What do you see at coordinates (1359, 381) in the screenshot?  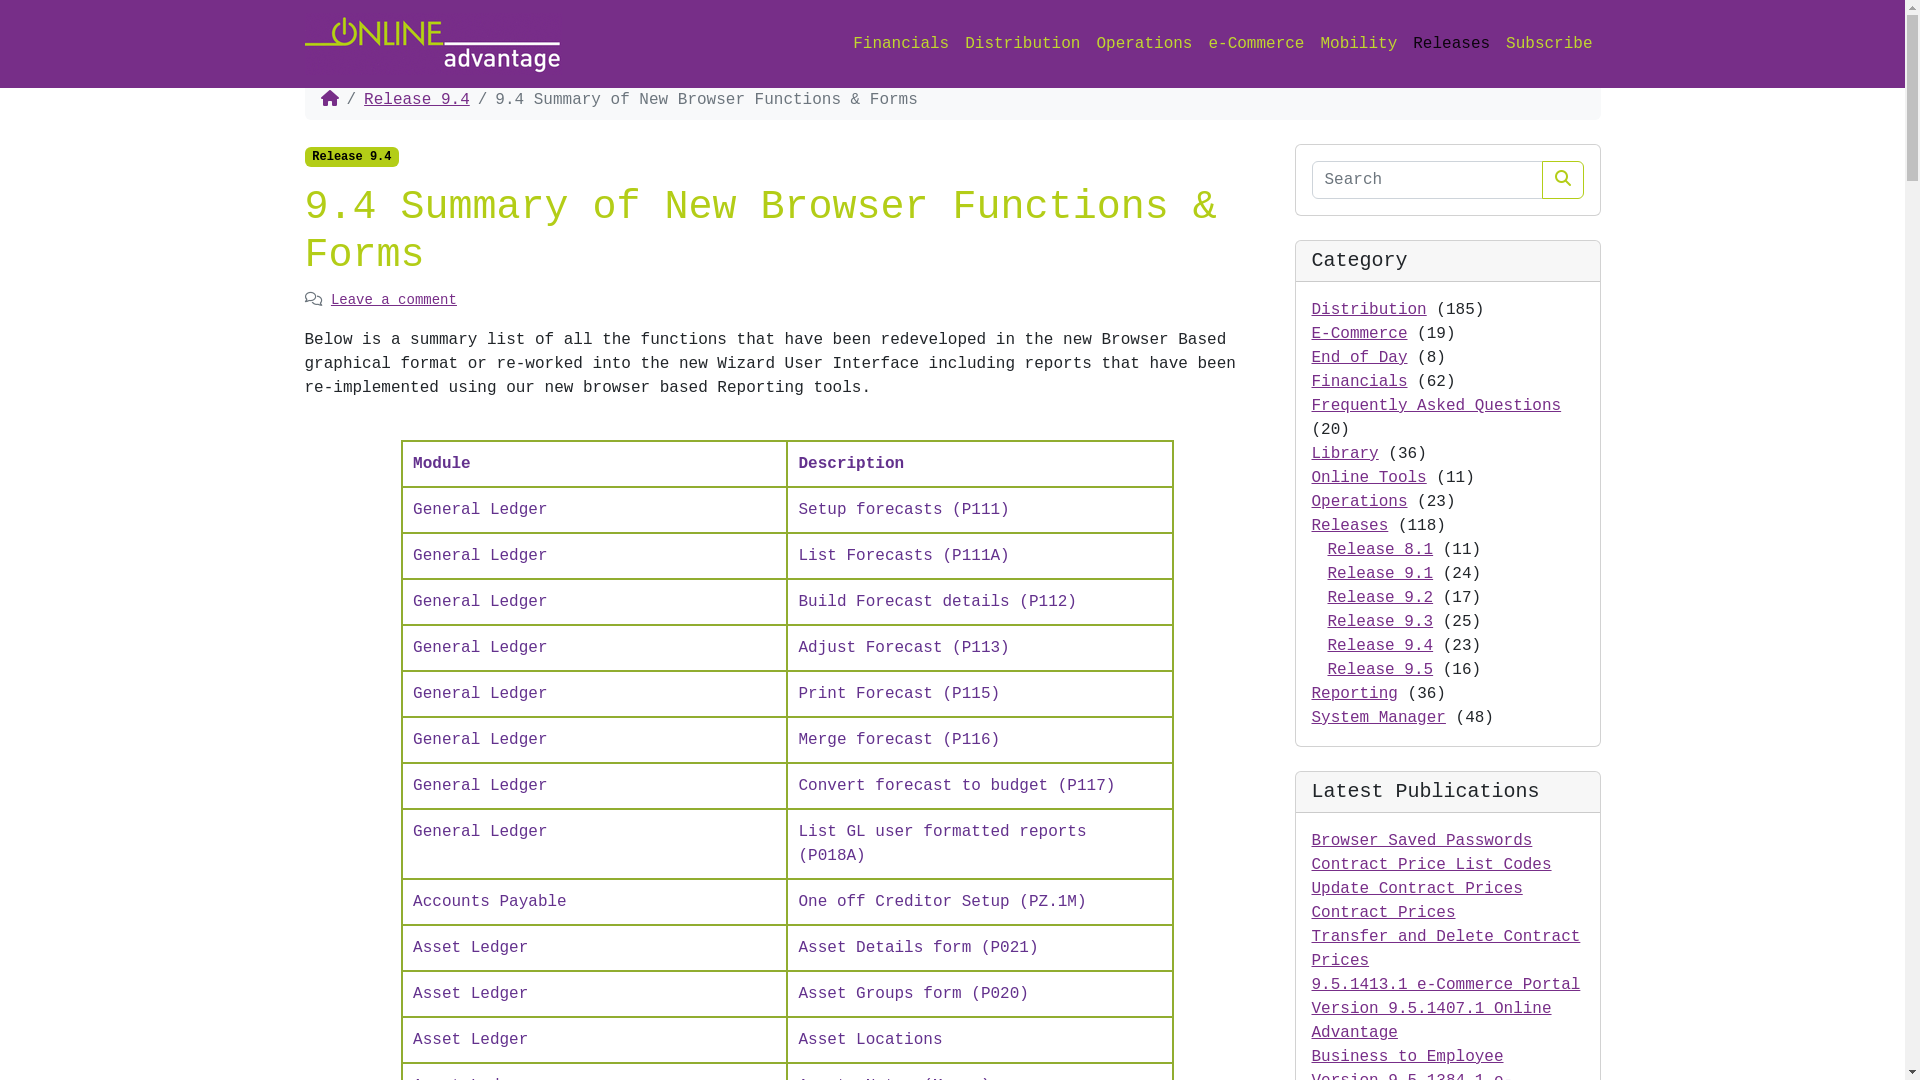 I see `'Financials'` at bounding box center [1359, 381].